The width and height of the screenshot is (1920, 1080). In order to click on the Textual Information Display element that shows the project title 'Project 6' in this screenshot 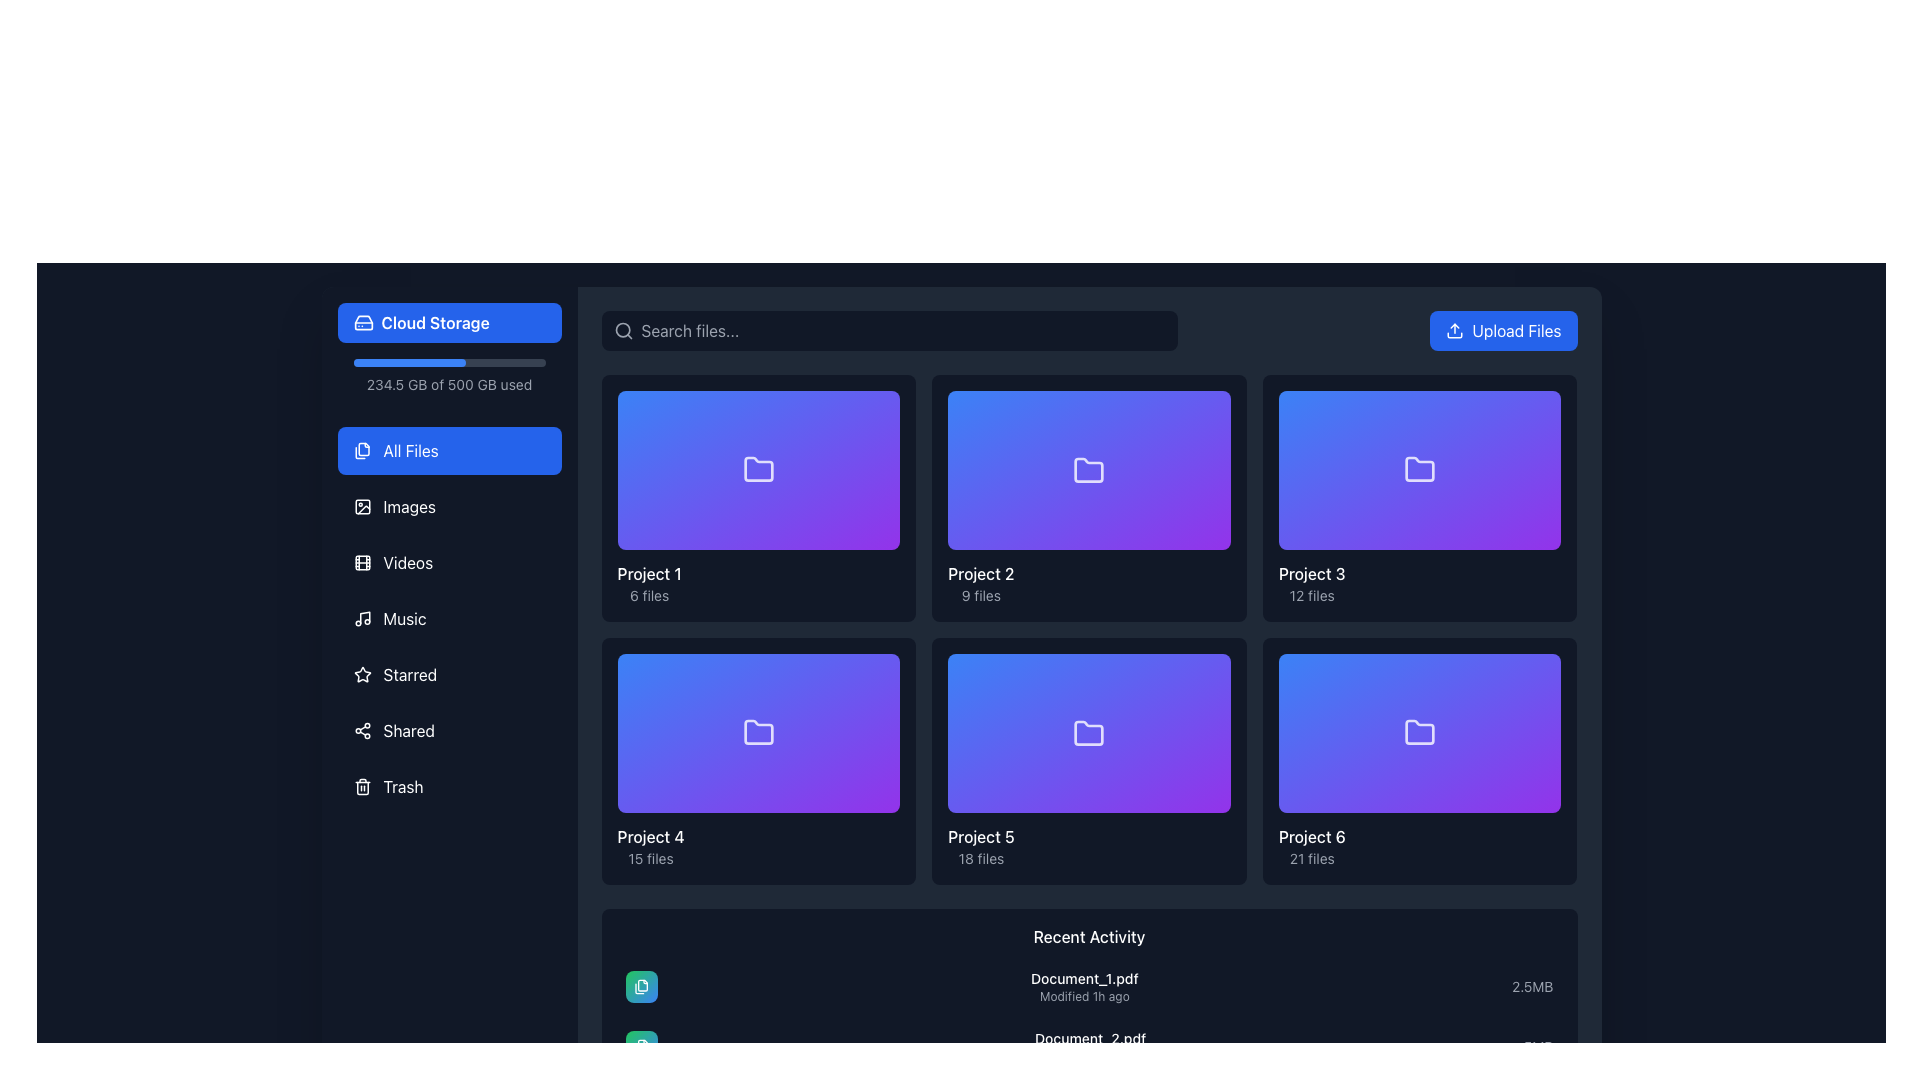, I will do `click(1419, 846)`.